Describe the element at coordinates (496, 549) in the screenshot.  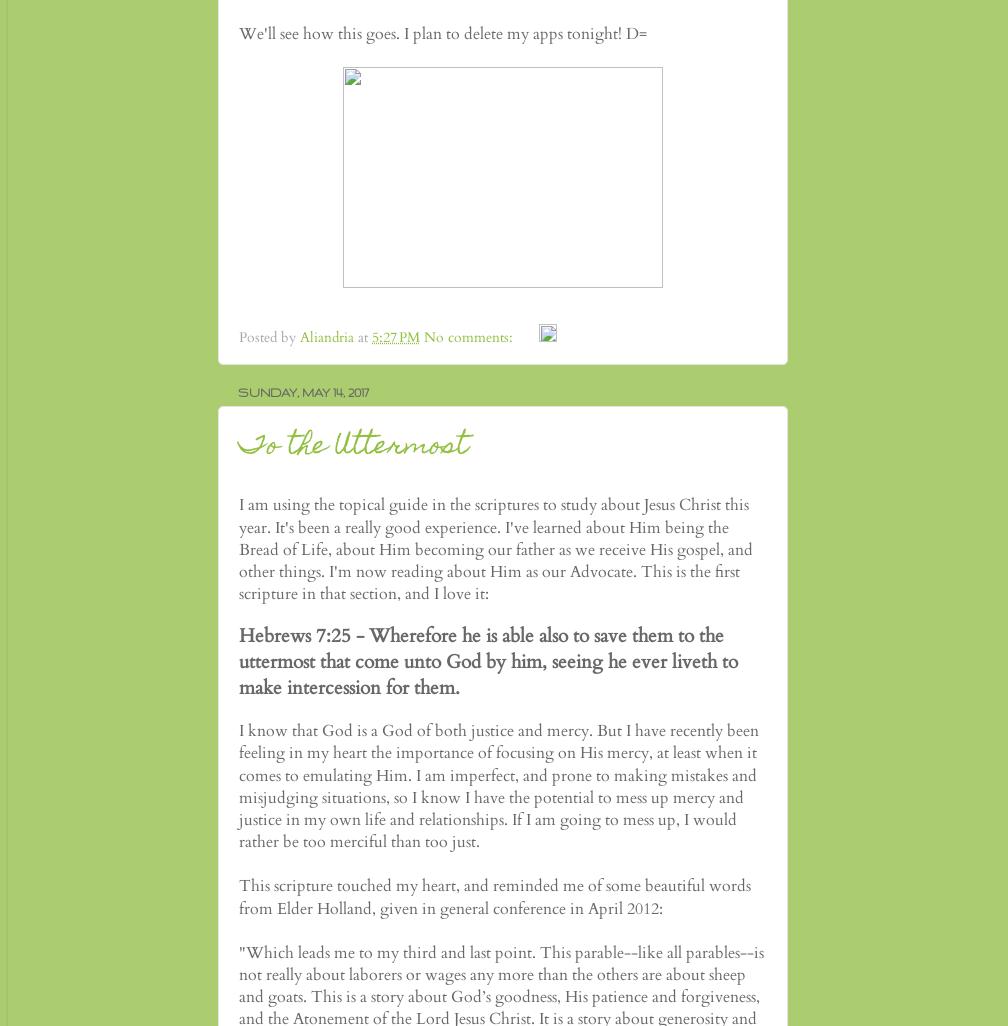
I see `'I am using the topical guide in the scriptures to study about Jesus Christ this year. It's been a really good experience. I've learned about Him being the Bread of Life, about Him becoming our father as we receive His gospel, and other things. I'm now reading about Him as our Advocate. This is the first scripture in that section, and I love it:'` at that location.